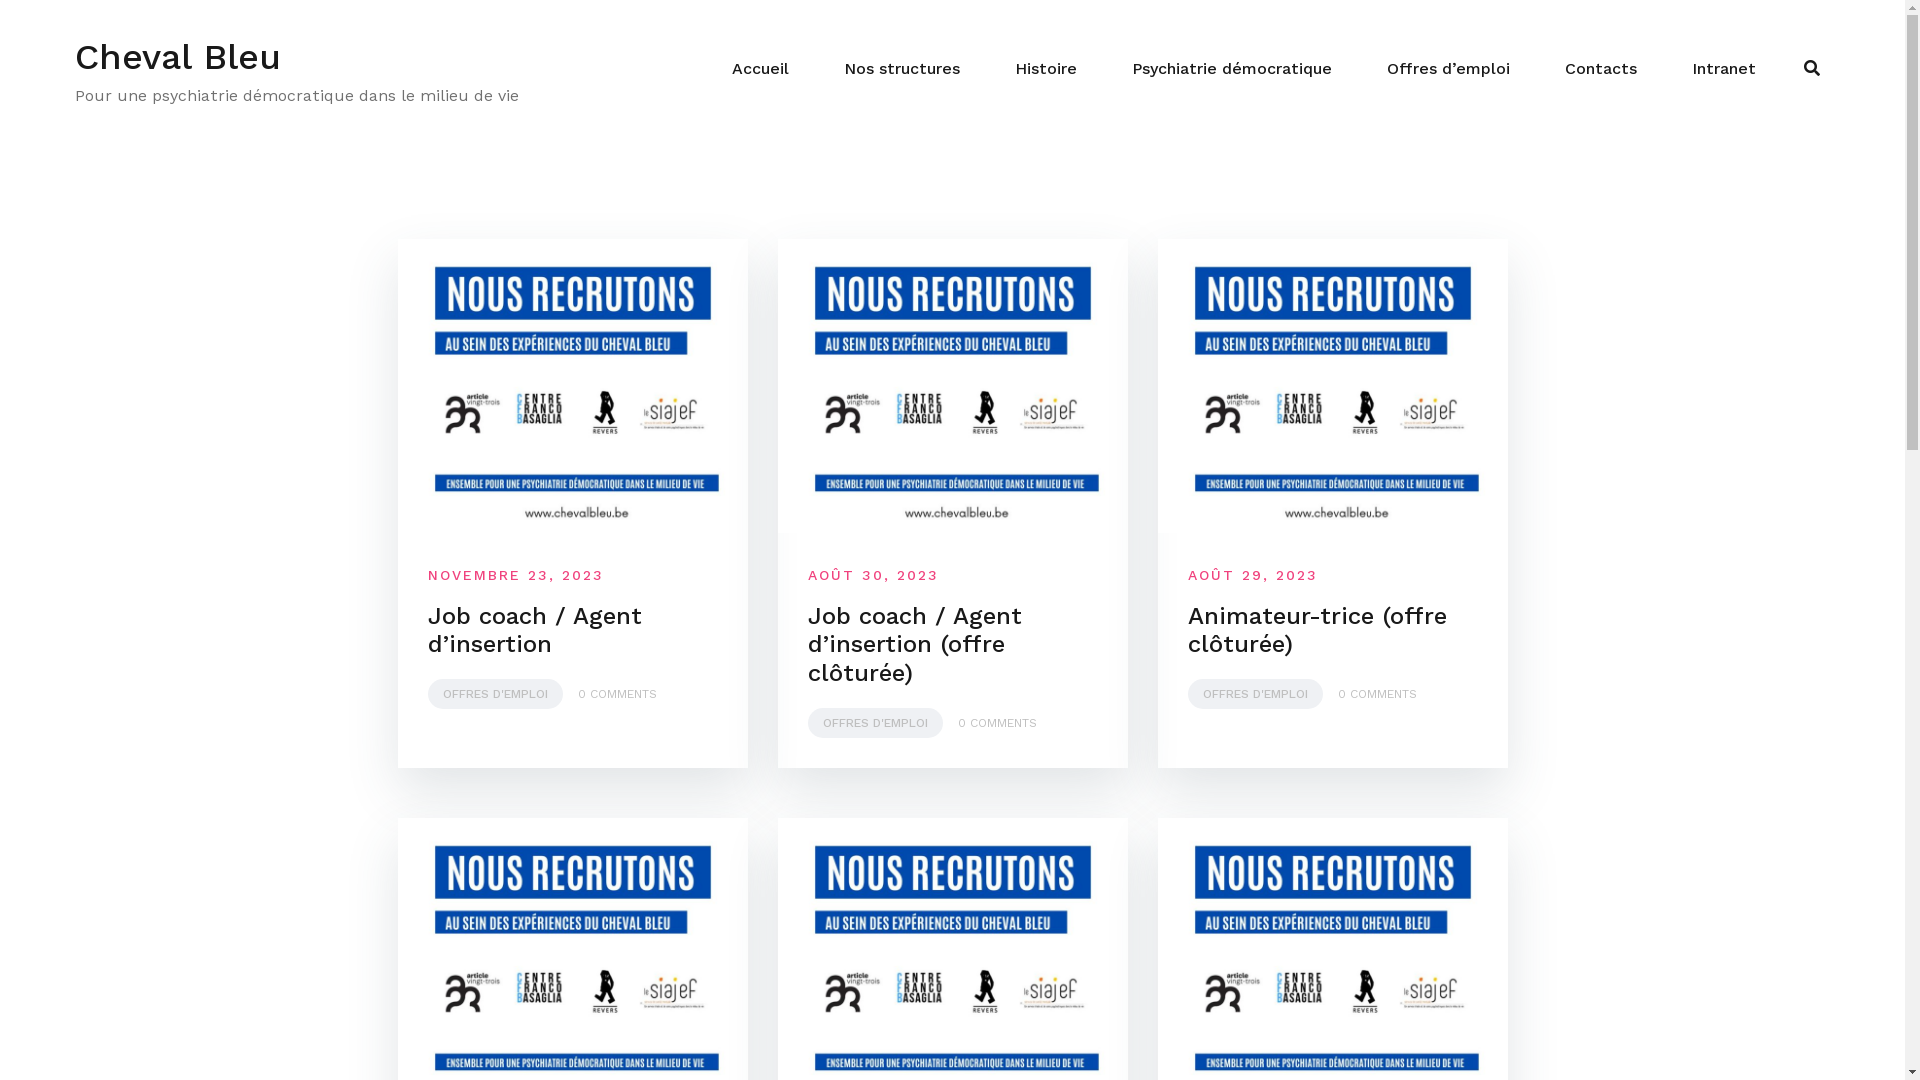 The width and height of the screenshot is (1920, 1080). Describe the element at coordinates (515, 574) in the screenshot. I see `'NOVEMBRE 23, 2023'` at that location.